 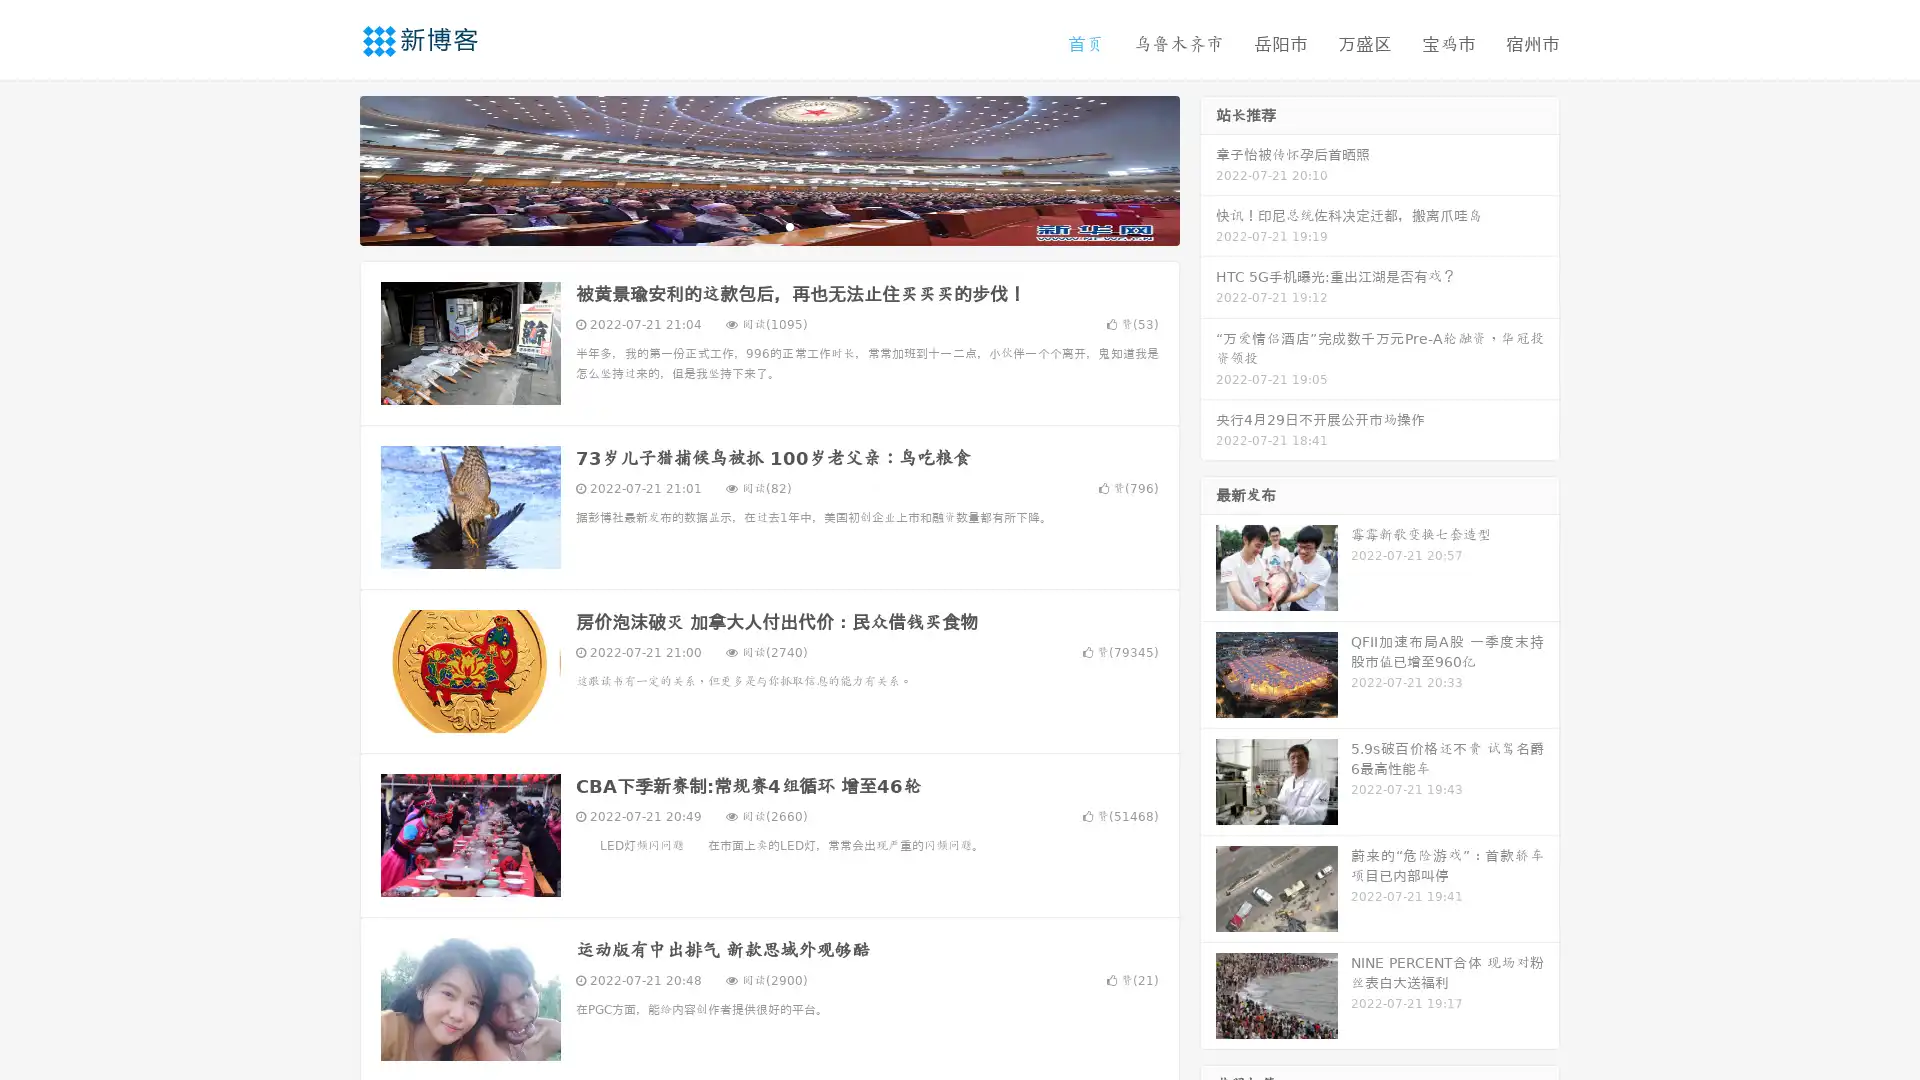 I want to click on Go to slide 1, so click(x=748, y=225).